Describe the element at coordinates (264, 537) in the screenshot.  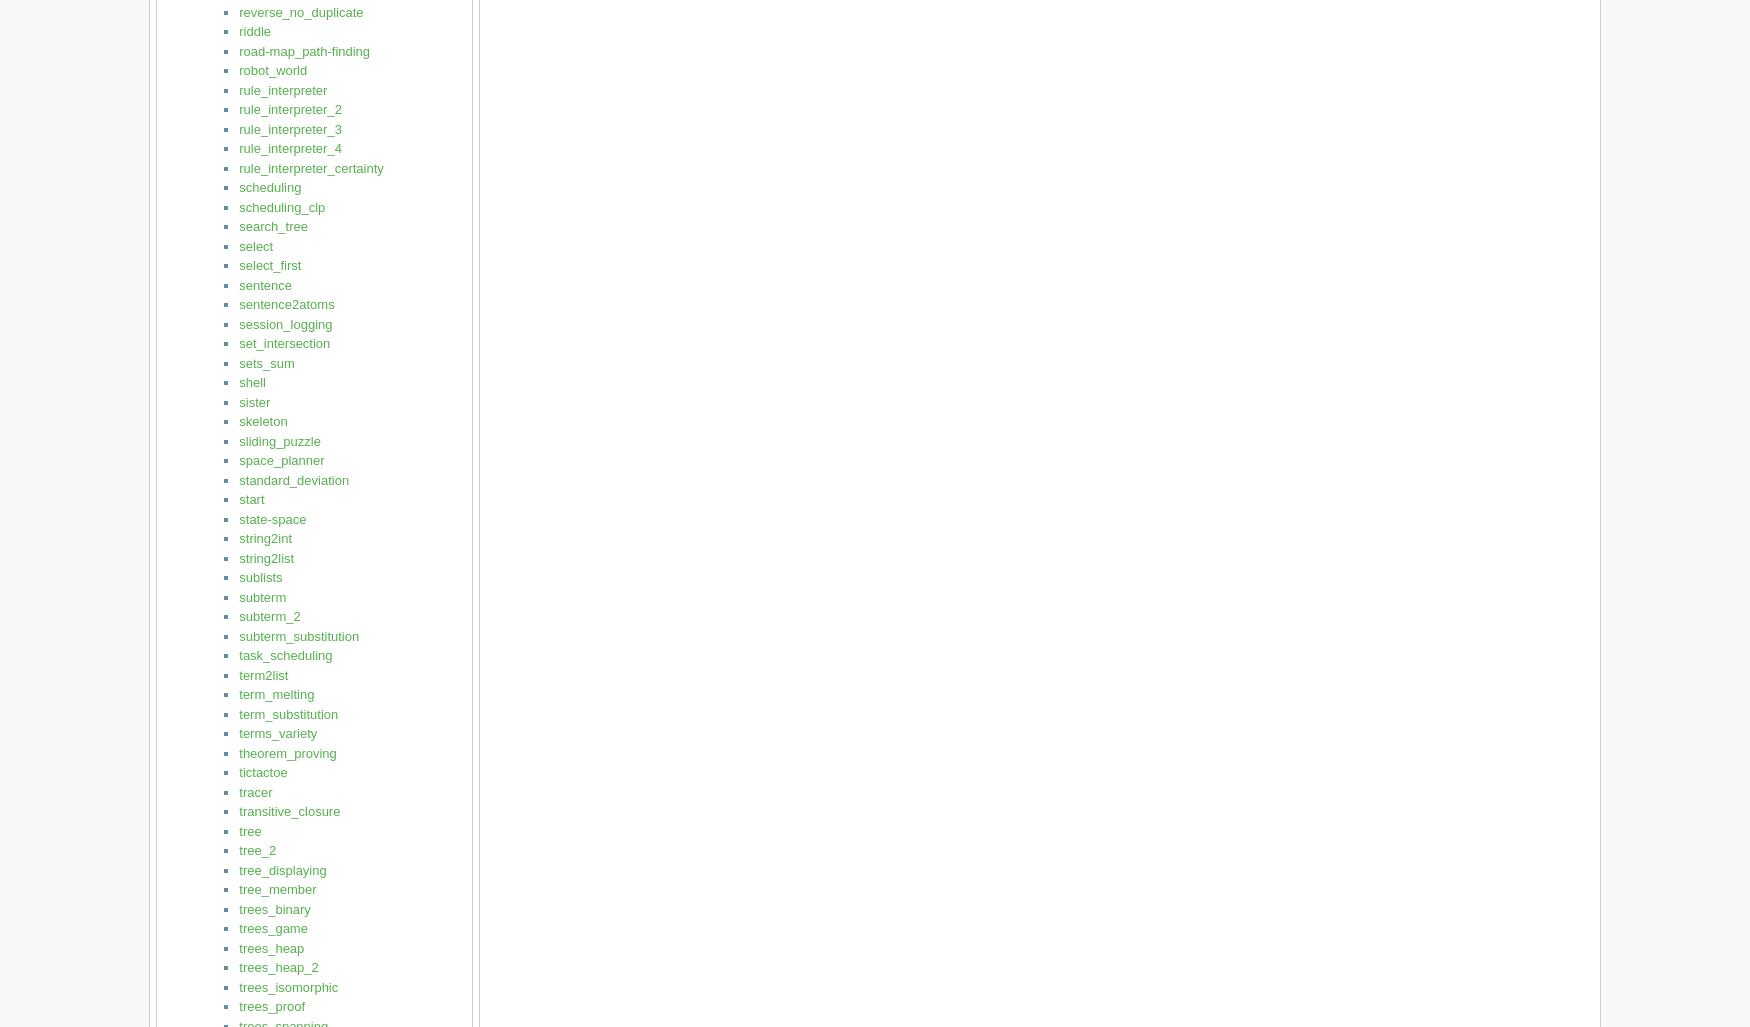
I see `'string2int'` at that location.